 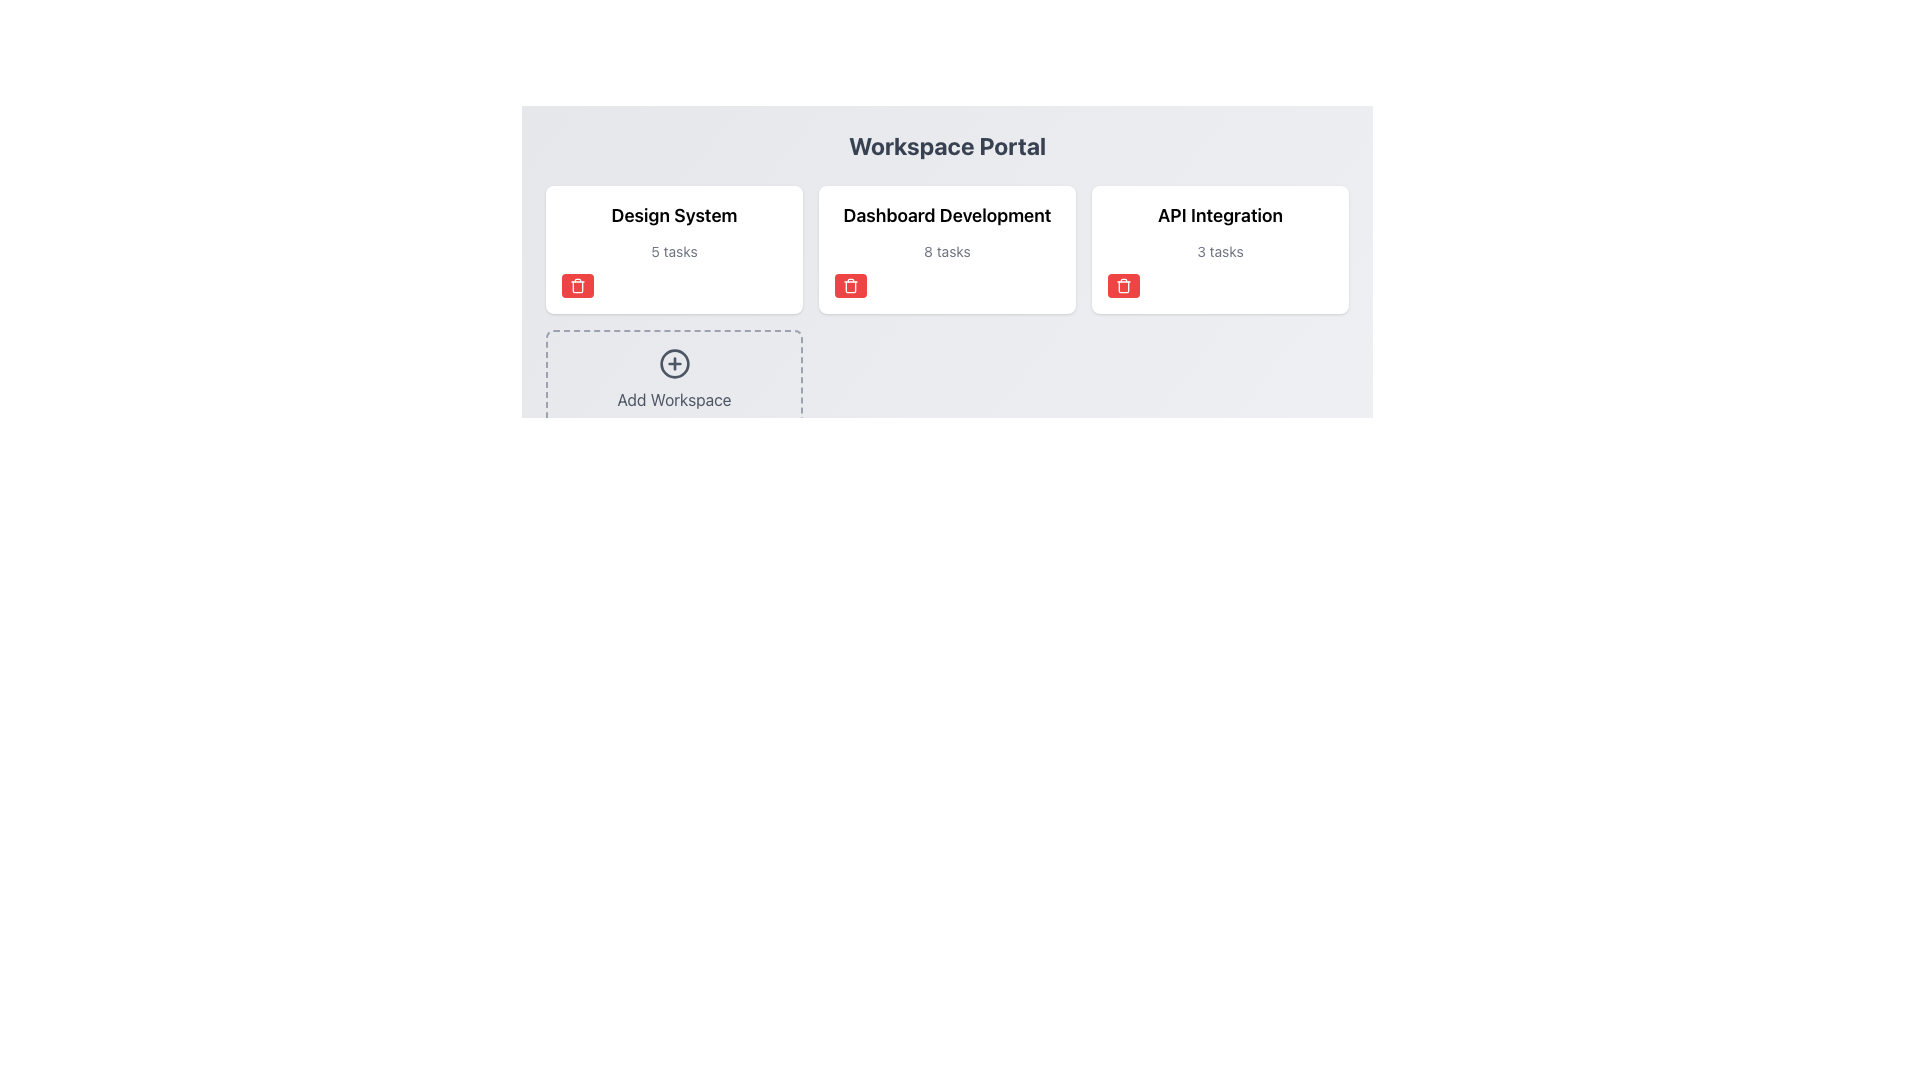 What do you see at coordinates (674, 250) in the screenshot?
I see `text element displaying '5 tasks' in a small, gray font located beneath the 'Design System' title within a white card` at bounding box center [674, 250].